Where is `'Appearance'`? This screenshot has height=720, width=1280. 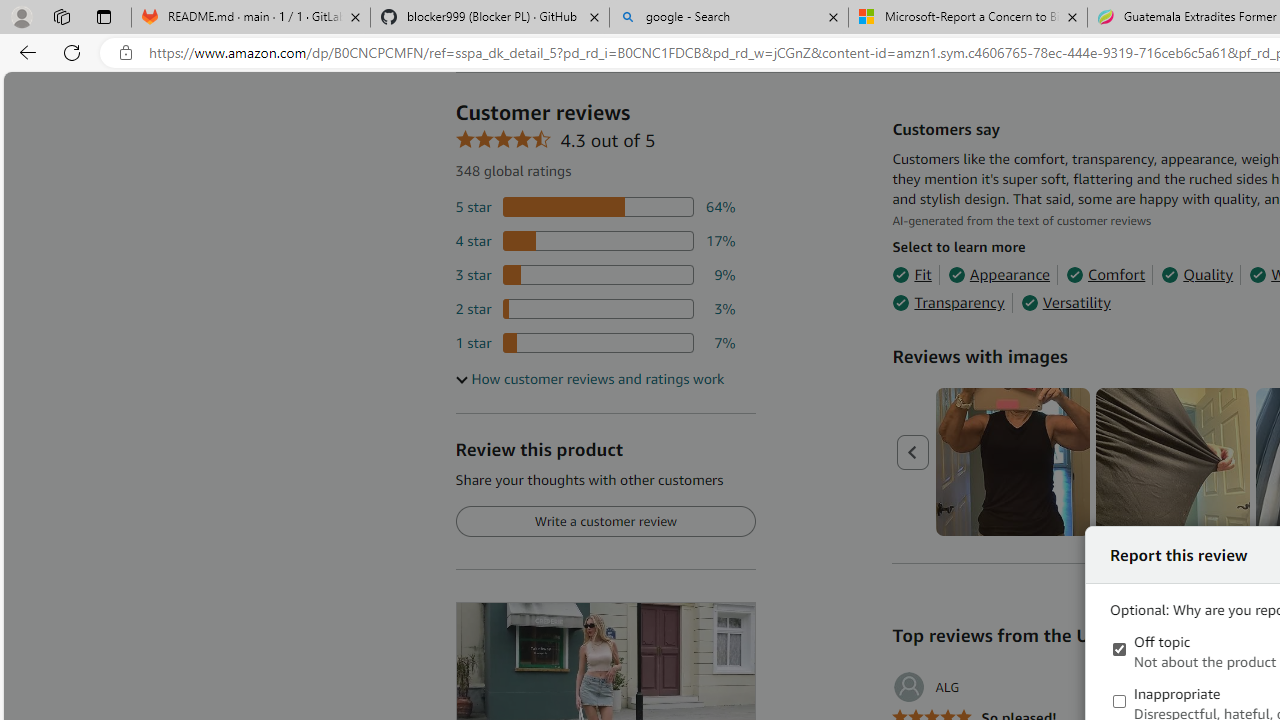
'Appearance' is located at coordinates (999, 275).